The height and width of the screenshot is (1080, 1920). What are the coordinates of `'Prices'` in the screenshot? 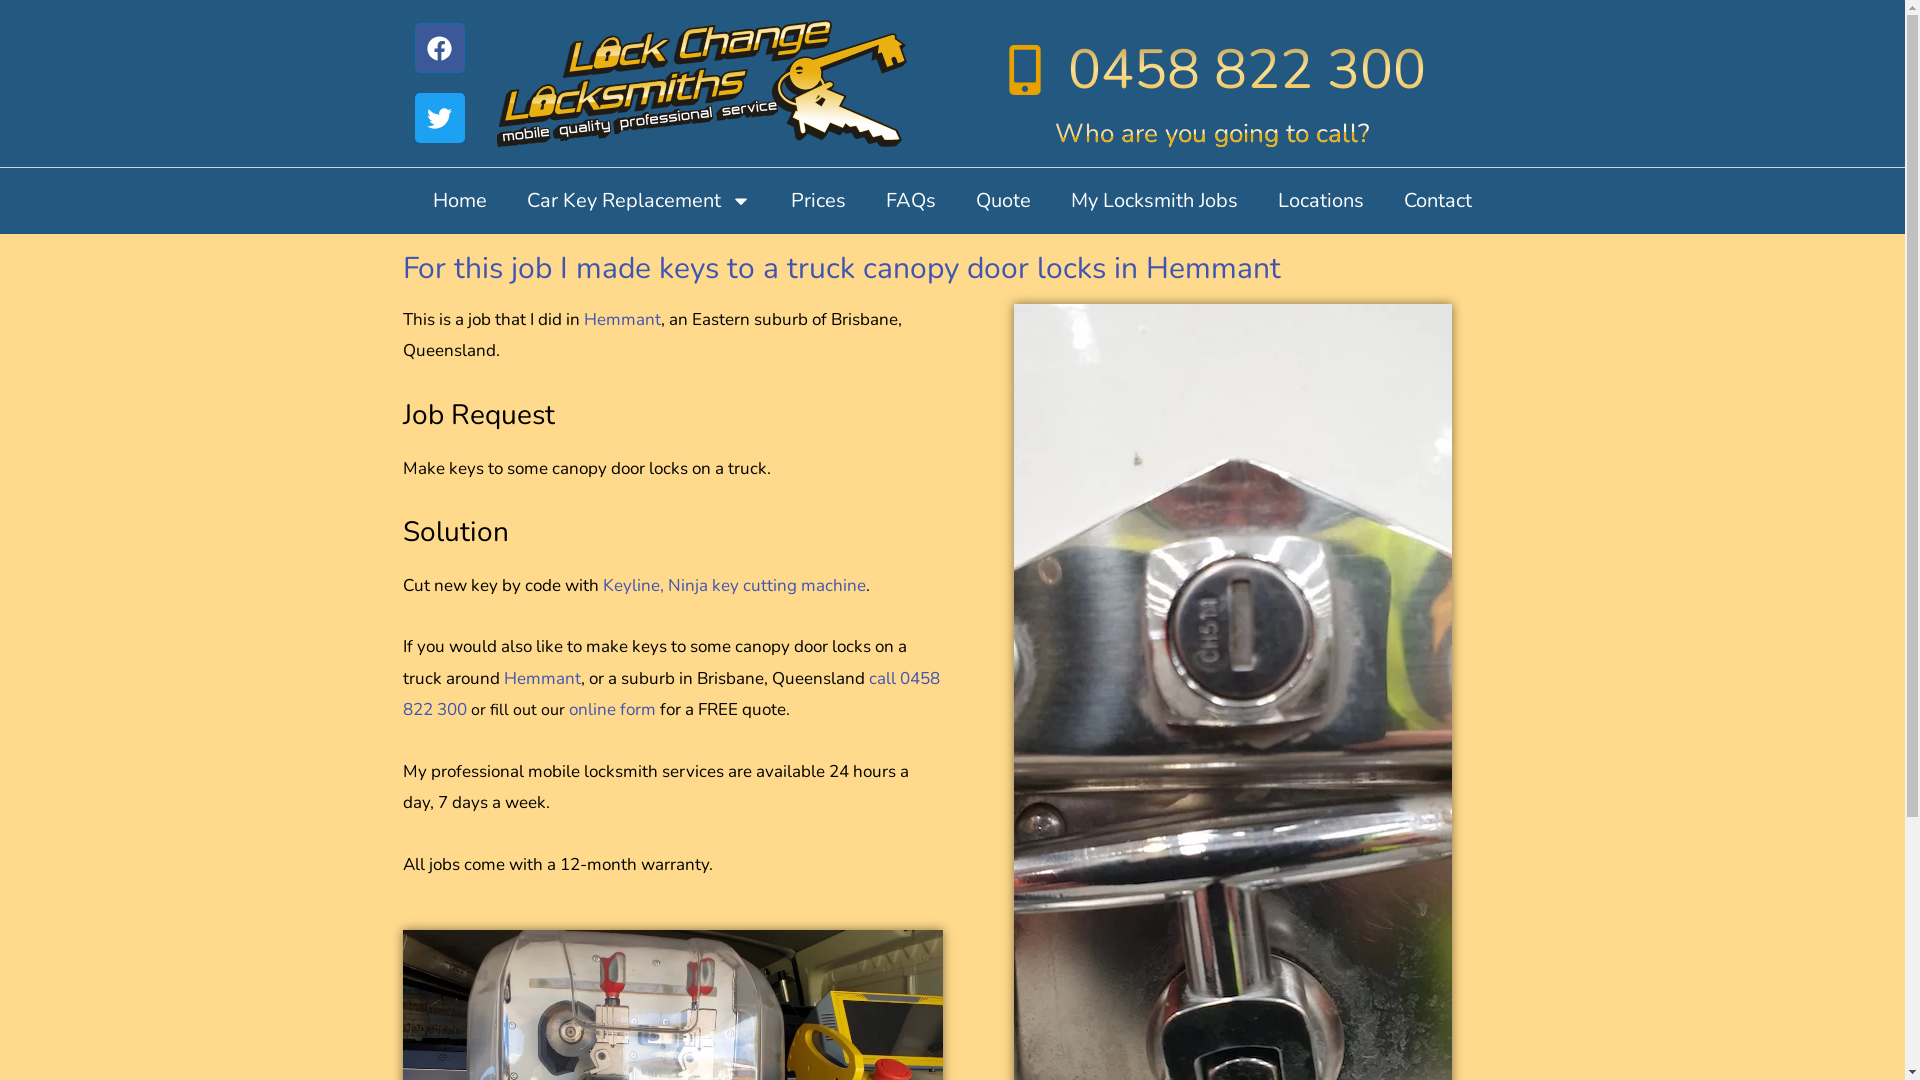 It's located at (818, 200).